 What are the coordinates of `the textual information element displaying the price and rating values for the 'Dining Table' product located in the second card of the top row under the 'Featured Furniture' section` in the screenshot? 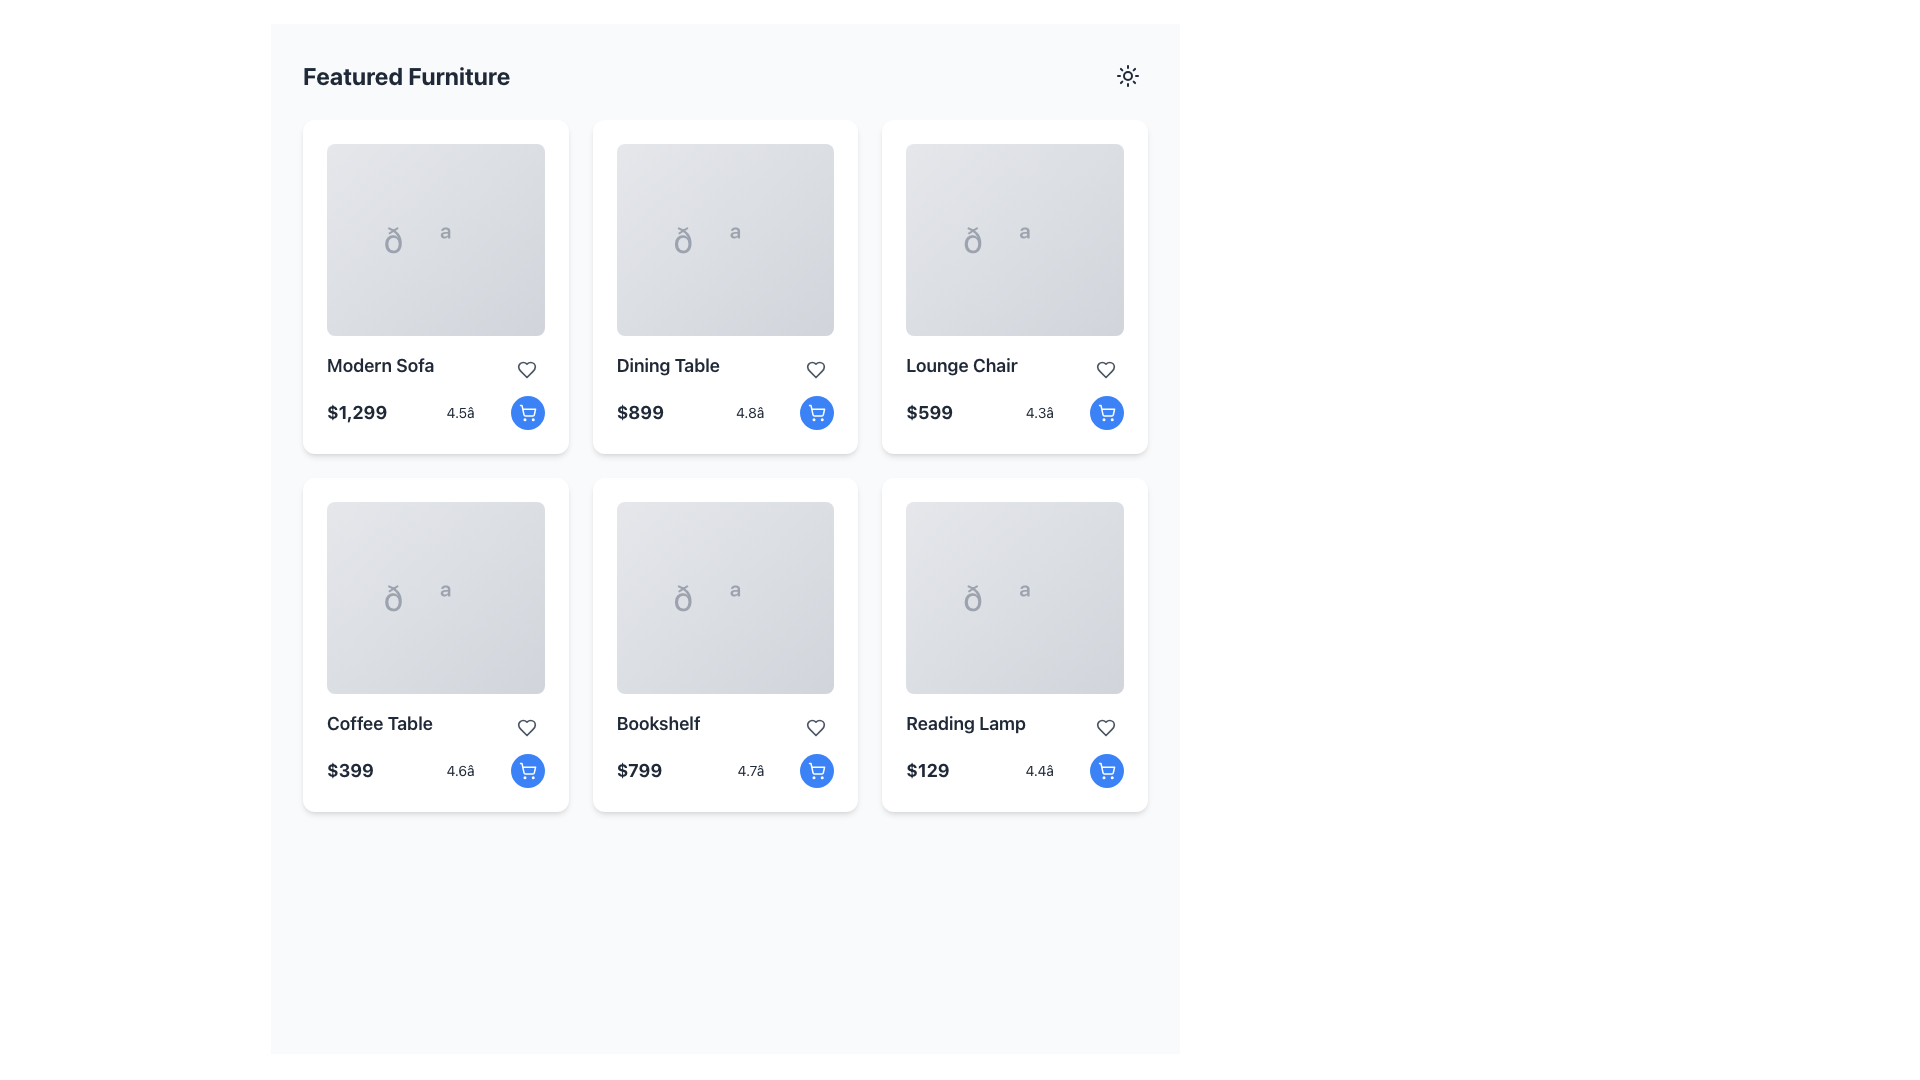 It's located at (724, 411).